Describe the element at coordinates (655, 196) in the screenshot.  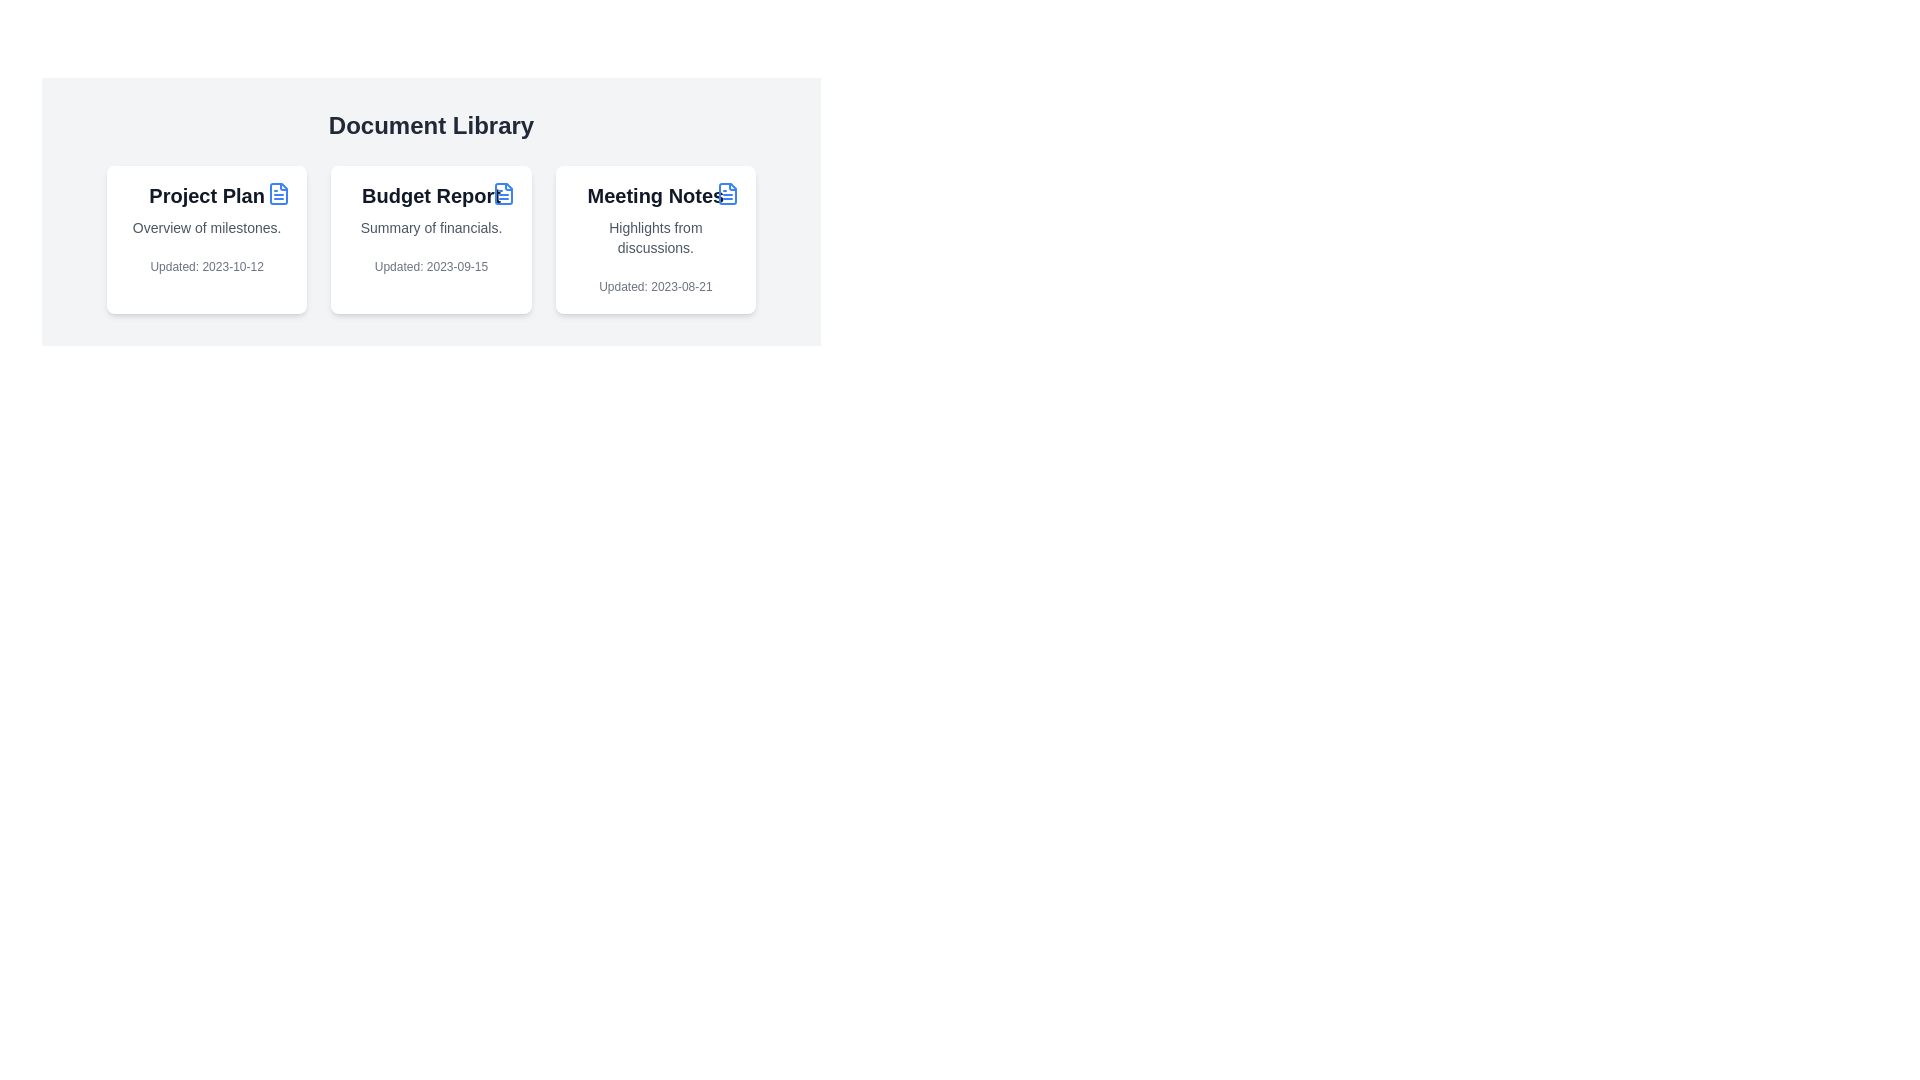
I see `text label located at the top of the rightmost card under the heading 'Document Library', summarizing its content` at that location.